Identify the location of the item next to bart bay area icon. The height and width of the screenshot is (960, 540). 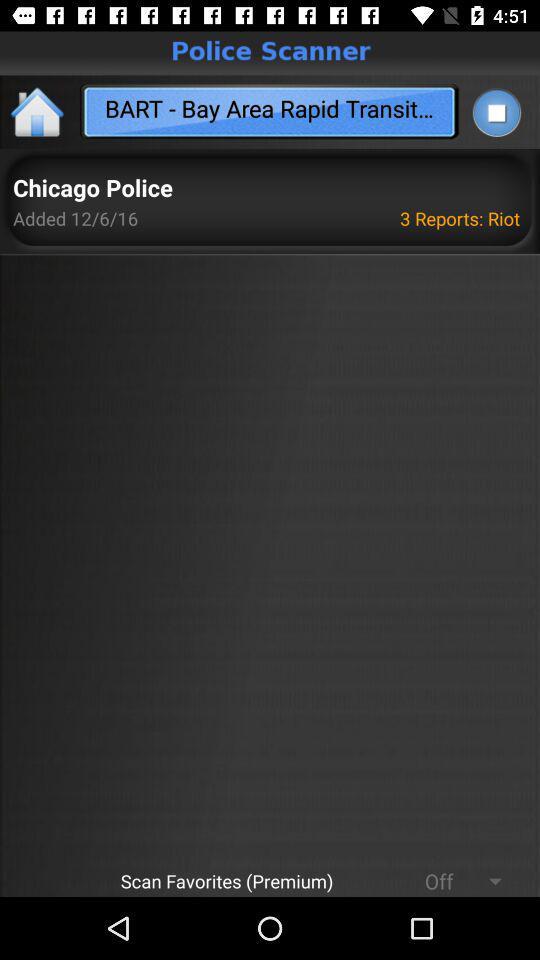
(495, 112).